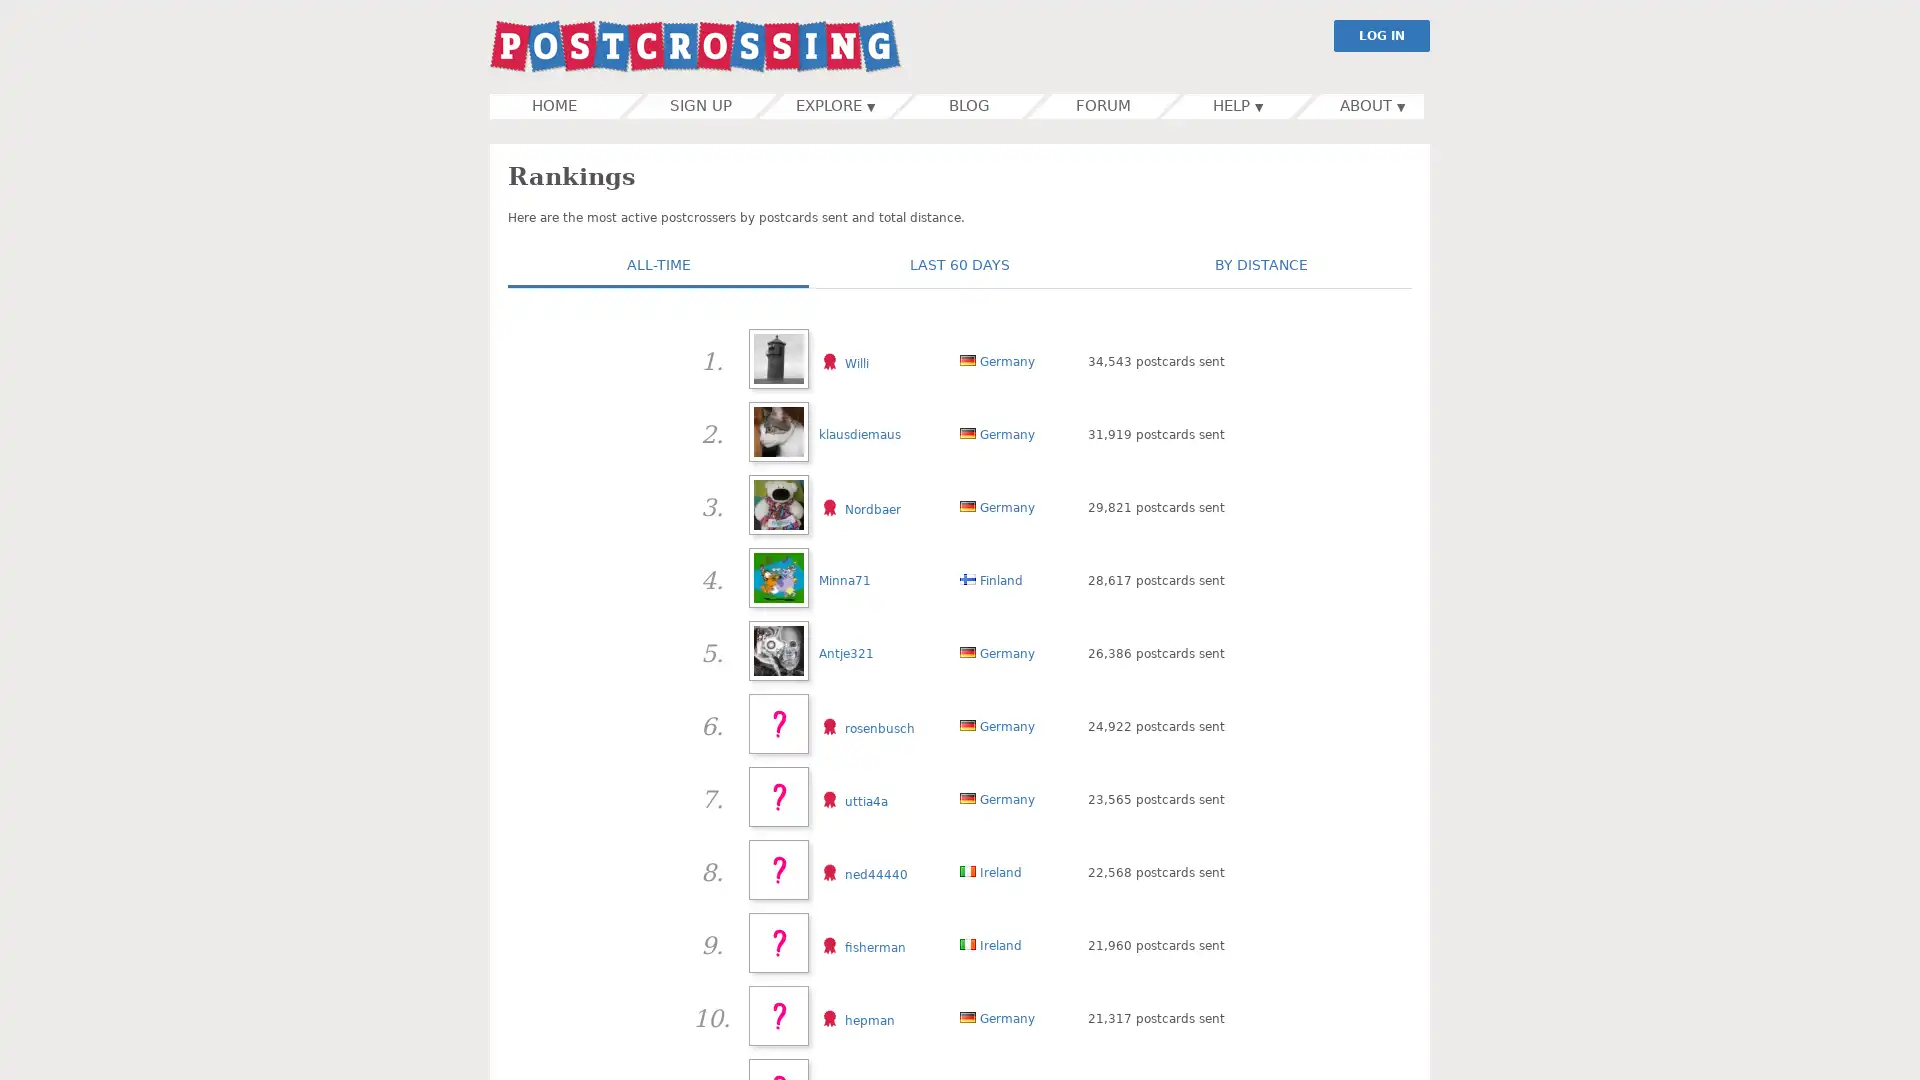  What do you see at coordinates (1381, 35) in the screenshot?
I see `LOG IN` at bounding box center [1381, 35].